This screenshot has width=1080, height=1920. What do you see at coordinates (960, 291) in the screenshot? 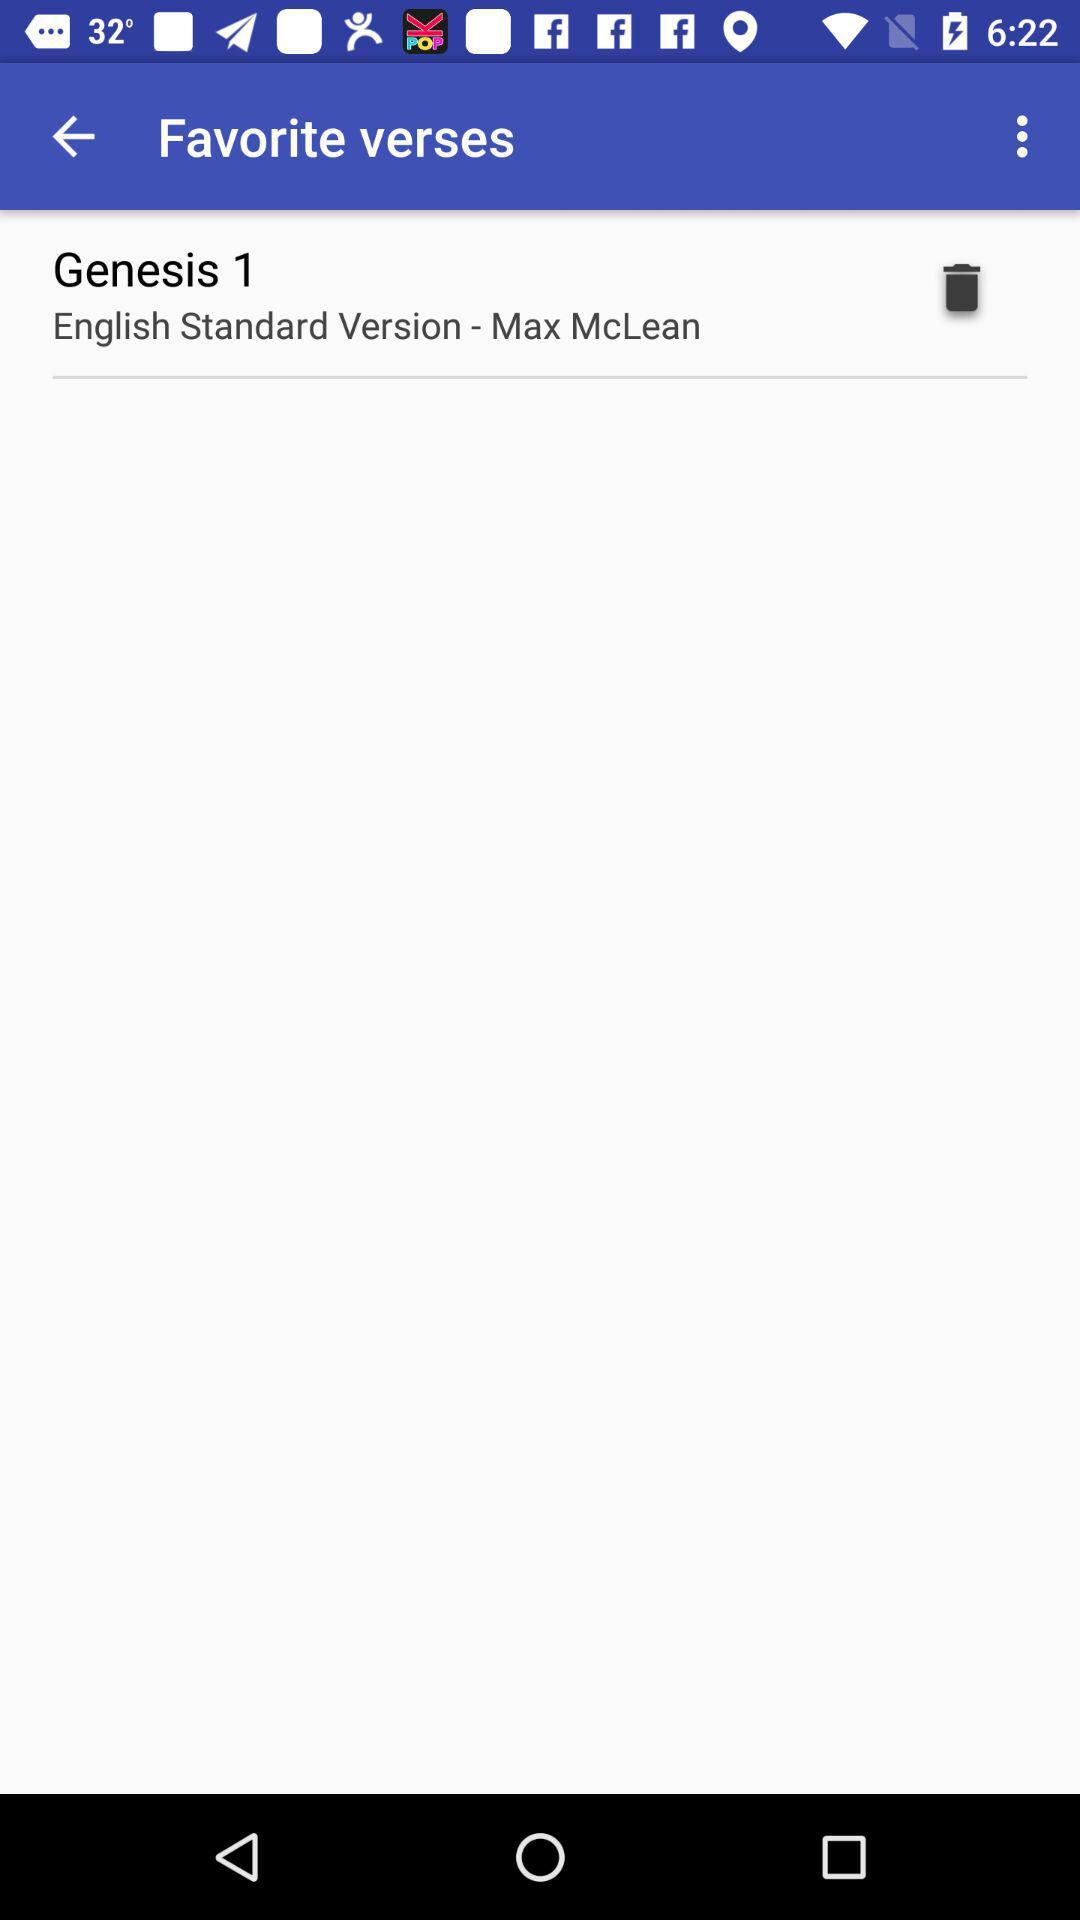
I see `icon next to english standard version item` at bounding box center [960, 291].